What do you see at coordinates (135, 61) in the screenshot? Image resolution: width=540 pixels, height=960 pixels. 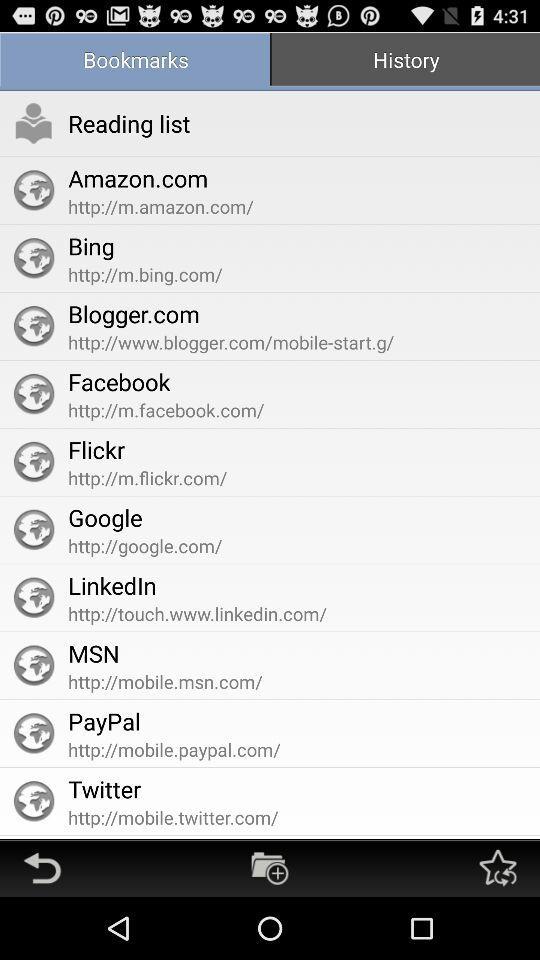 I see `item next to the history` at bounding box center [135, 61].